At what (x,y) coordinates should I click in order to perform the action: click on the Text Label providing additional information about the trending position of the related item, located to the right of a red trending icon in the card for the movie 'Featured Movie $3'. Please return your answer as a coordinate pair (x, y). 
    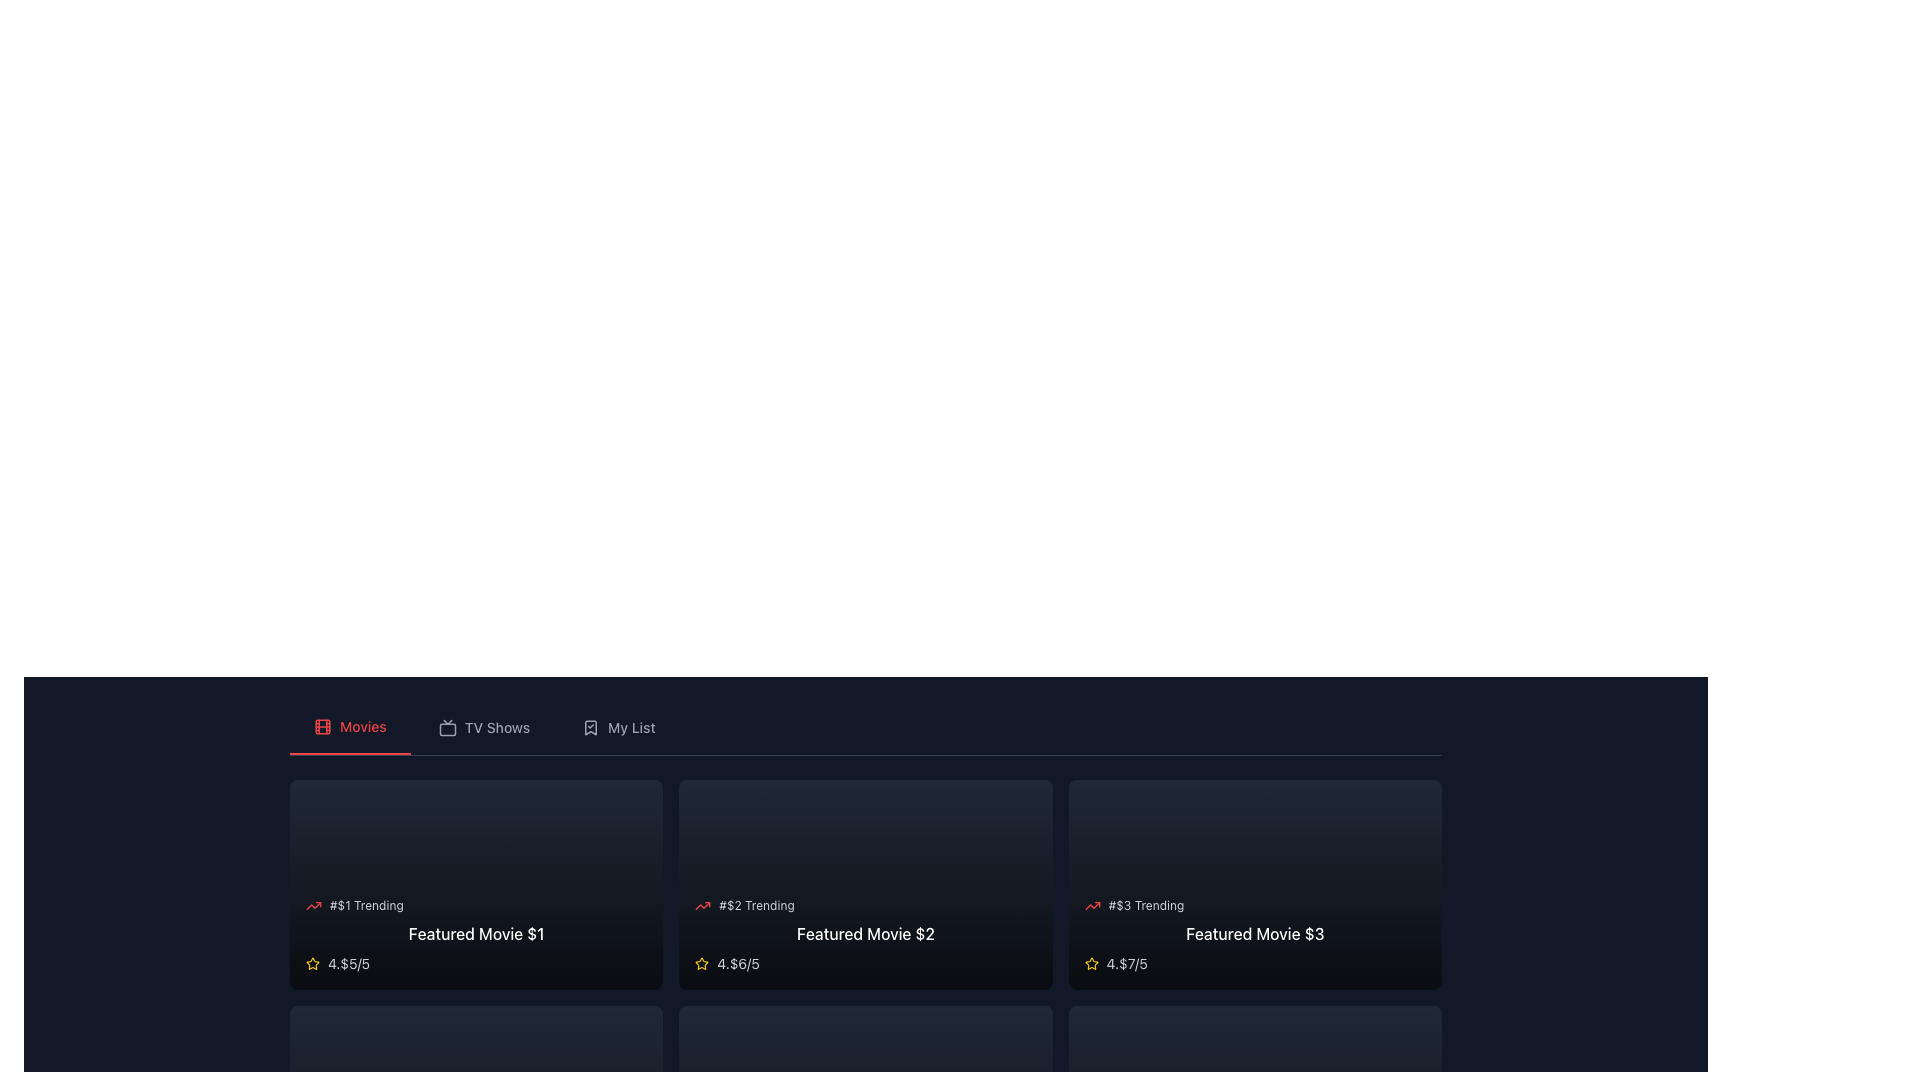
    Looking at the image, I should click on (1146, 906).